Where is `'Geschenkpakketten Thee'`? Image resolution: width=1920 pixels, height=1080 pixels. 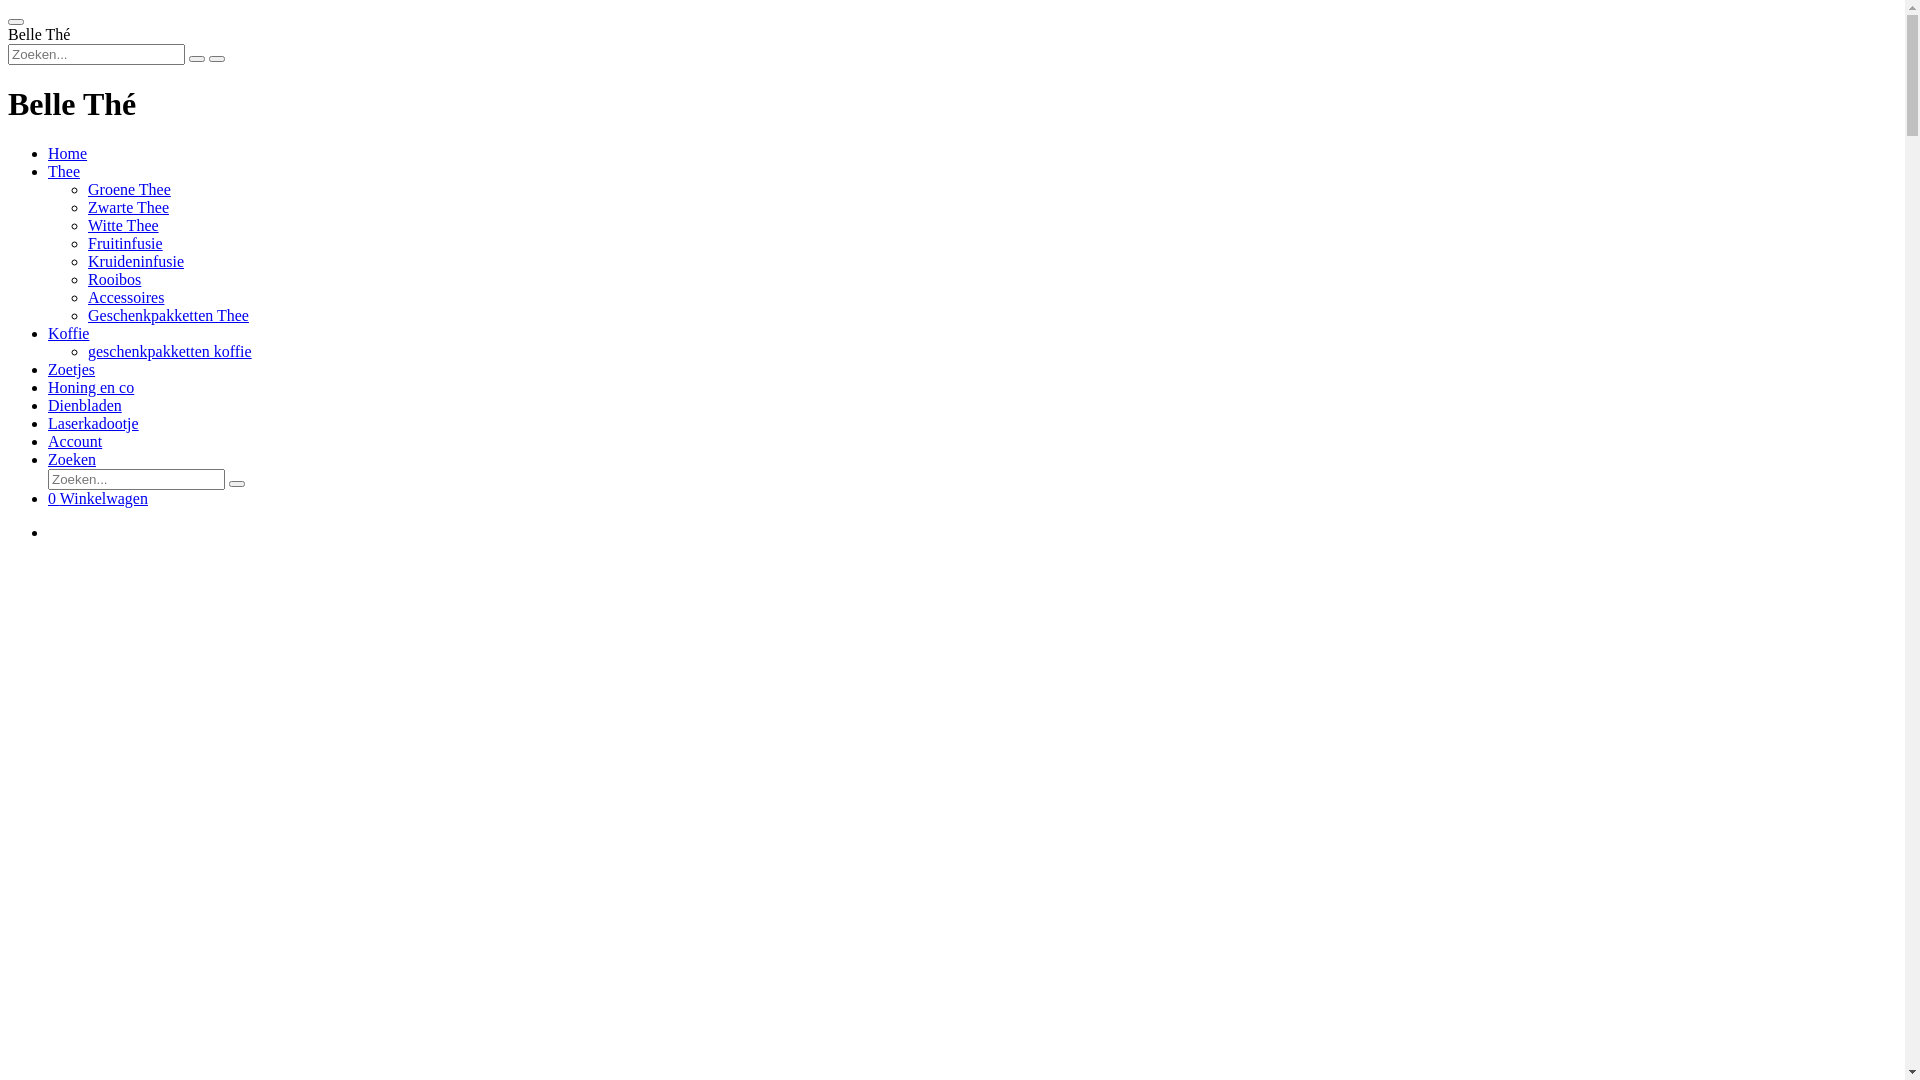 'Geschenkpakketten Thee' is located at coordinates (168, 315).